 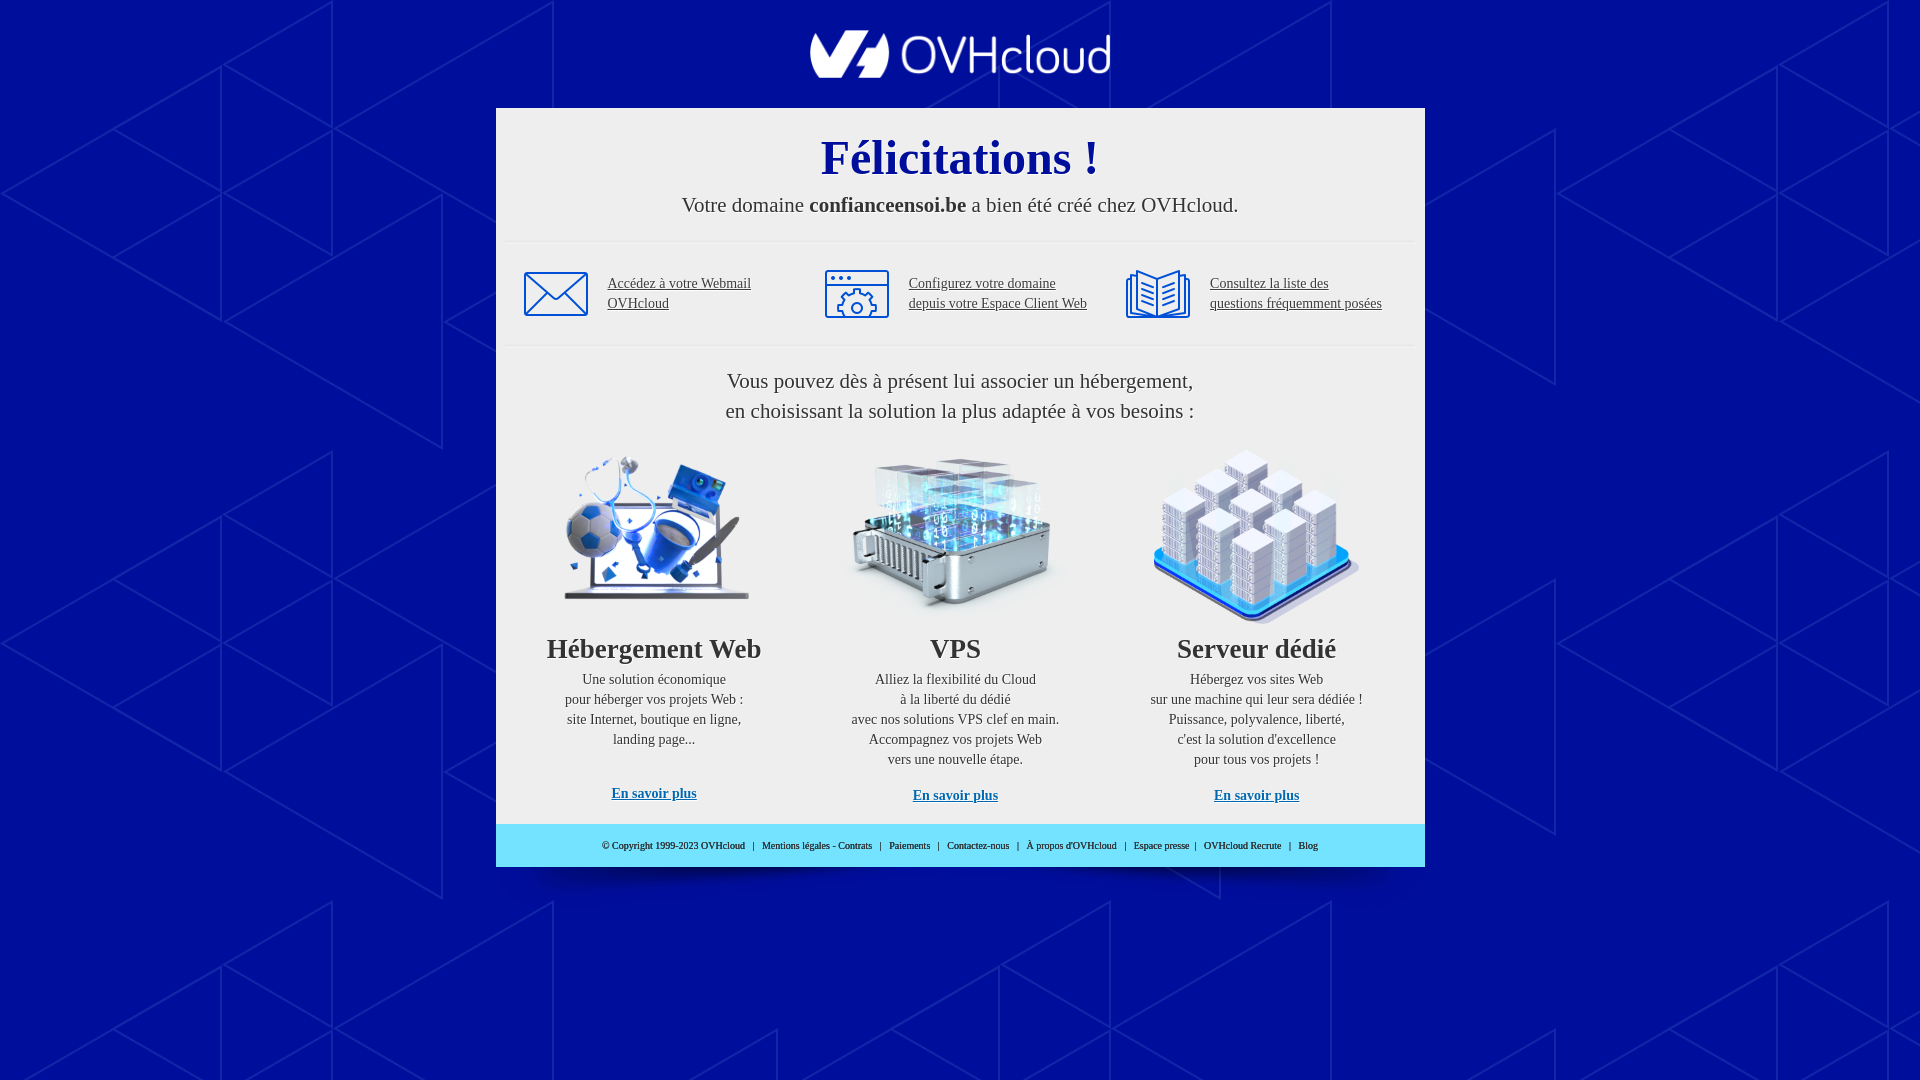 What do you see at coordinates (954, 618) in the screenshot?
I see `'VPS'` at bounding box center [954, 618].